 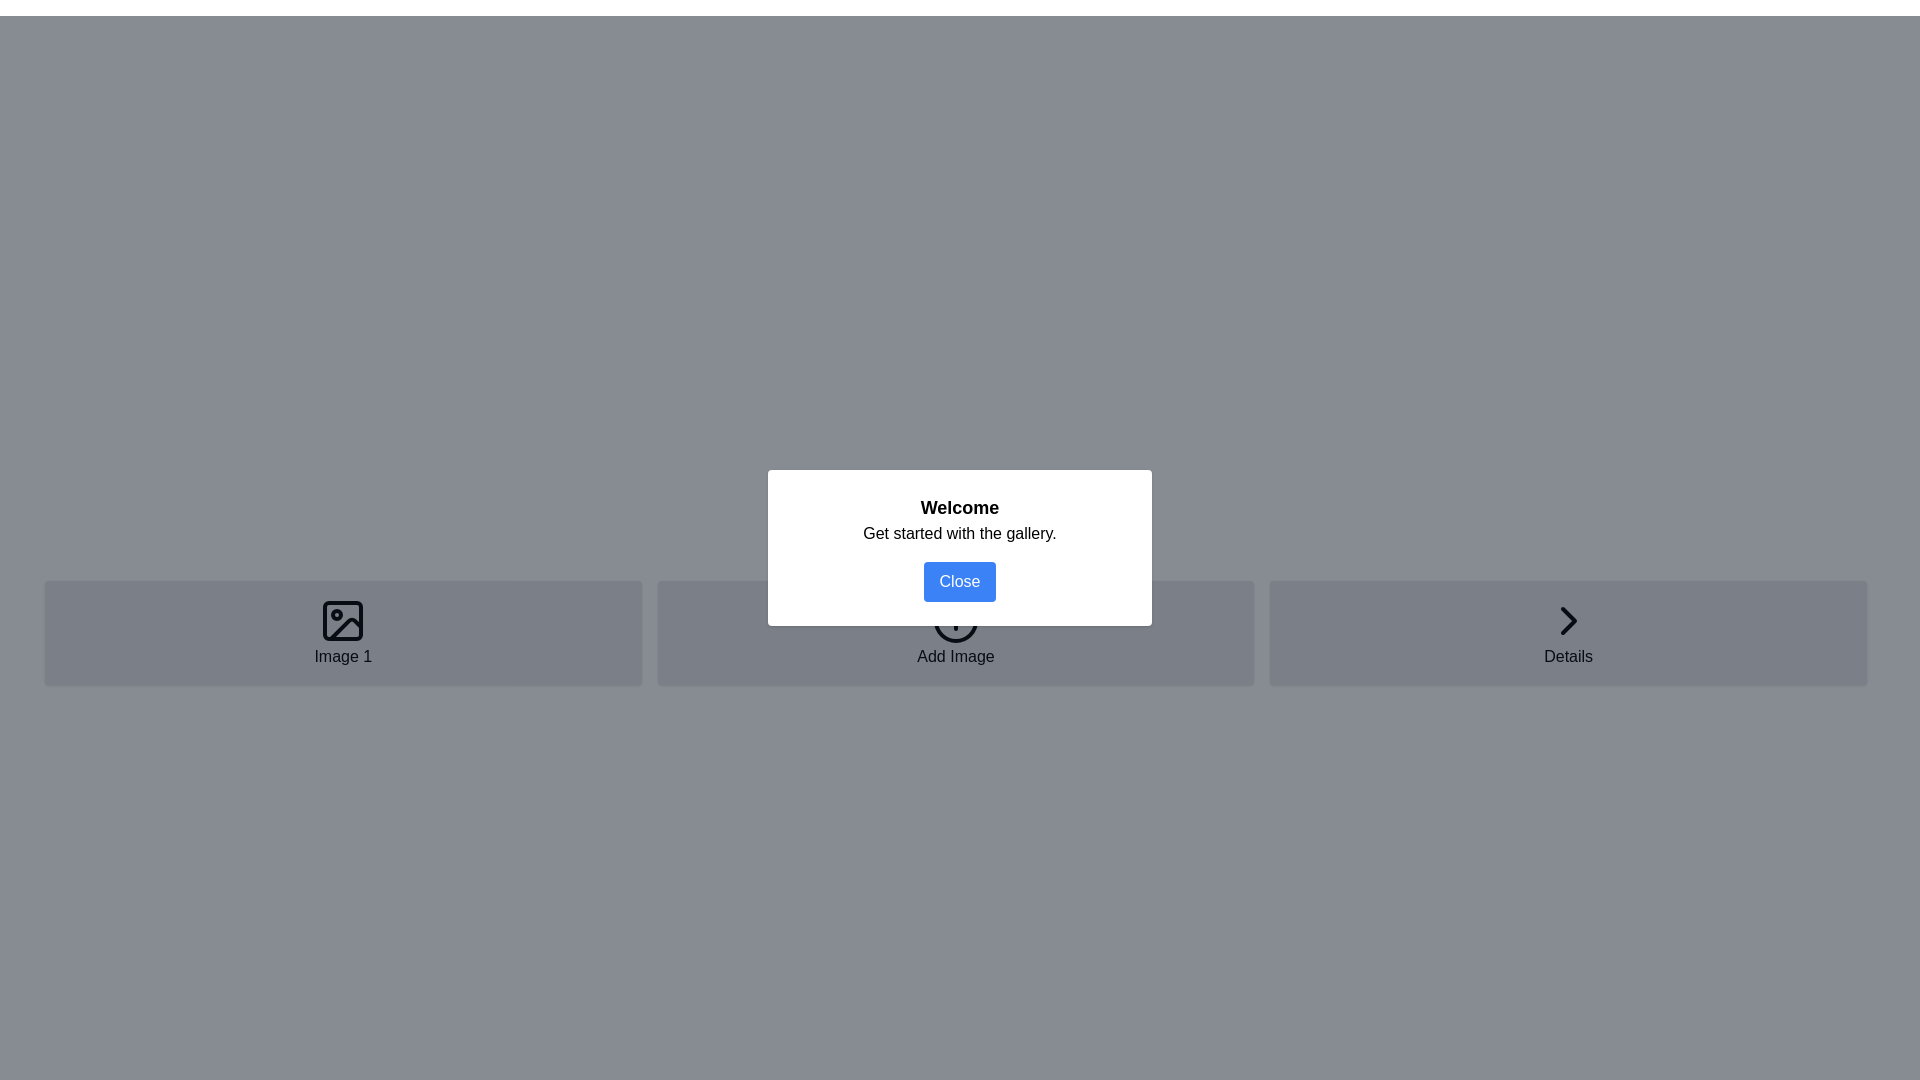 I want to click on the rightwards chevron icon located near the 'Details' text label to uncover tooltips, so click(x=1567, y=620).